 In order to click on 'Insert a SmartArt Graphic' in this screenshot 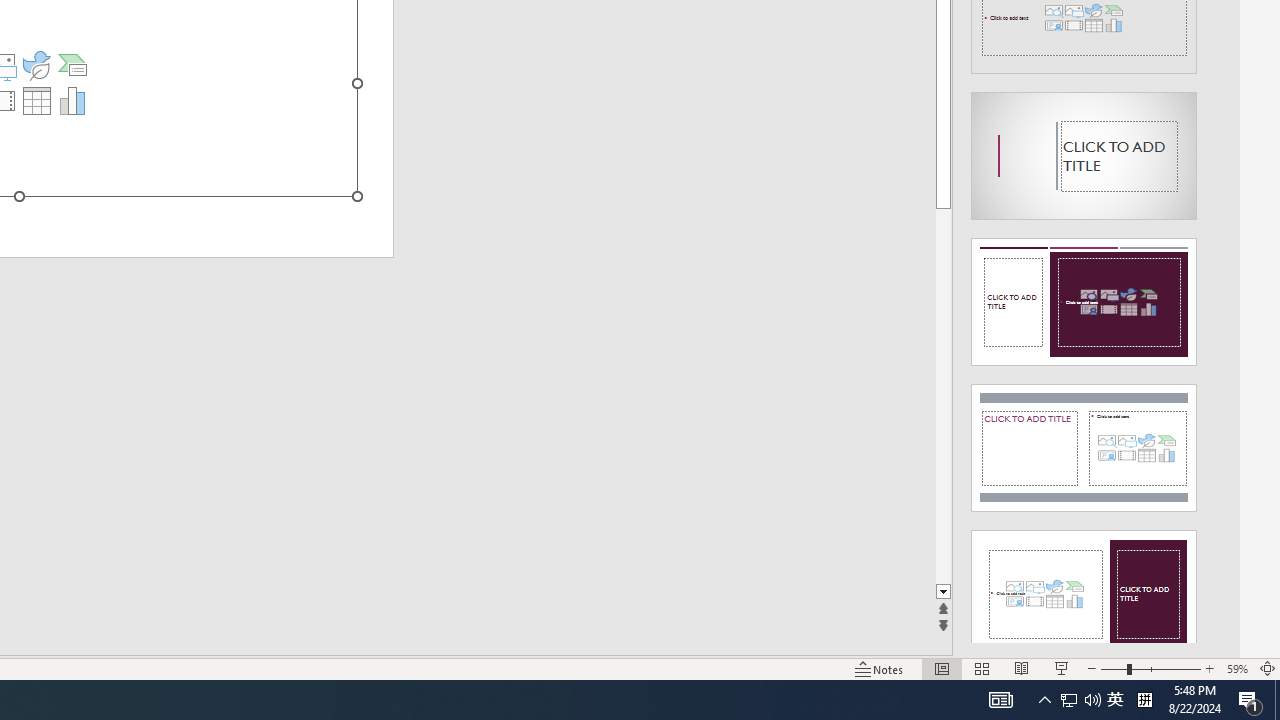, I will do `click(73, 63)`.